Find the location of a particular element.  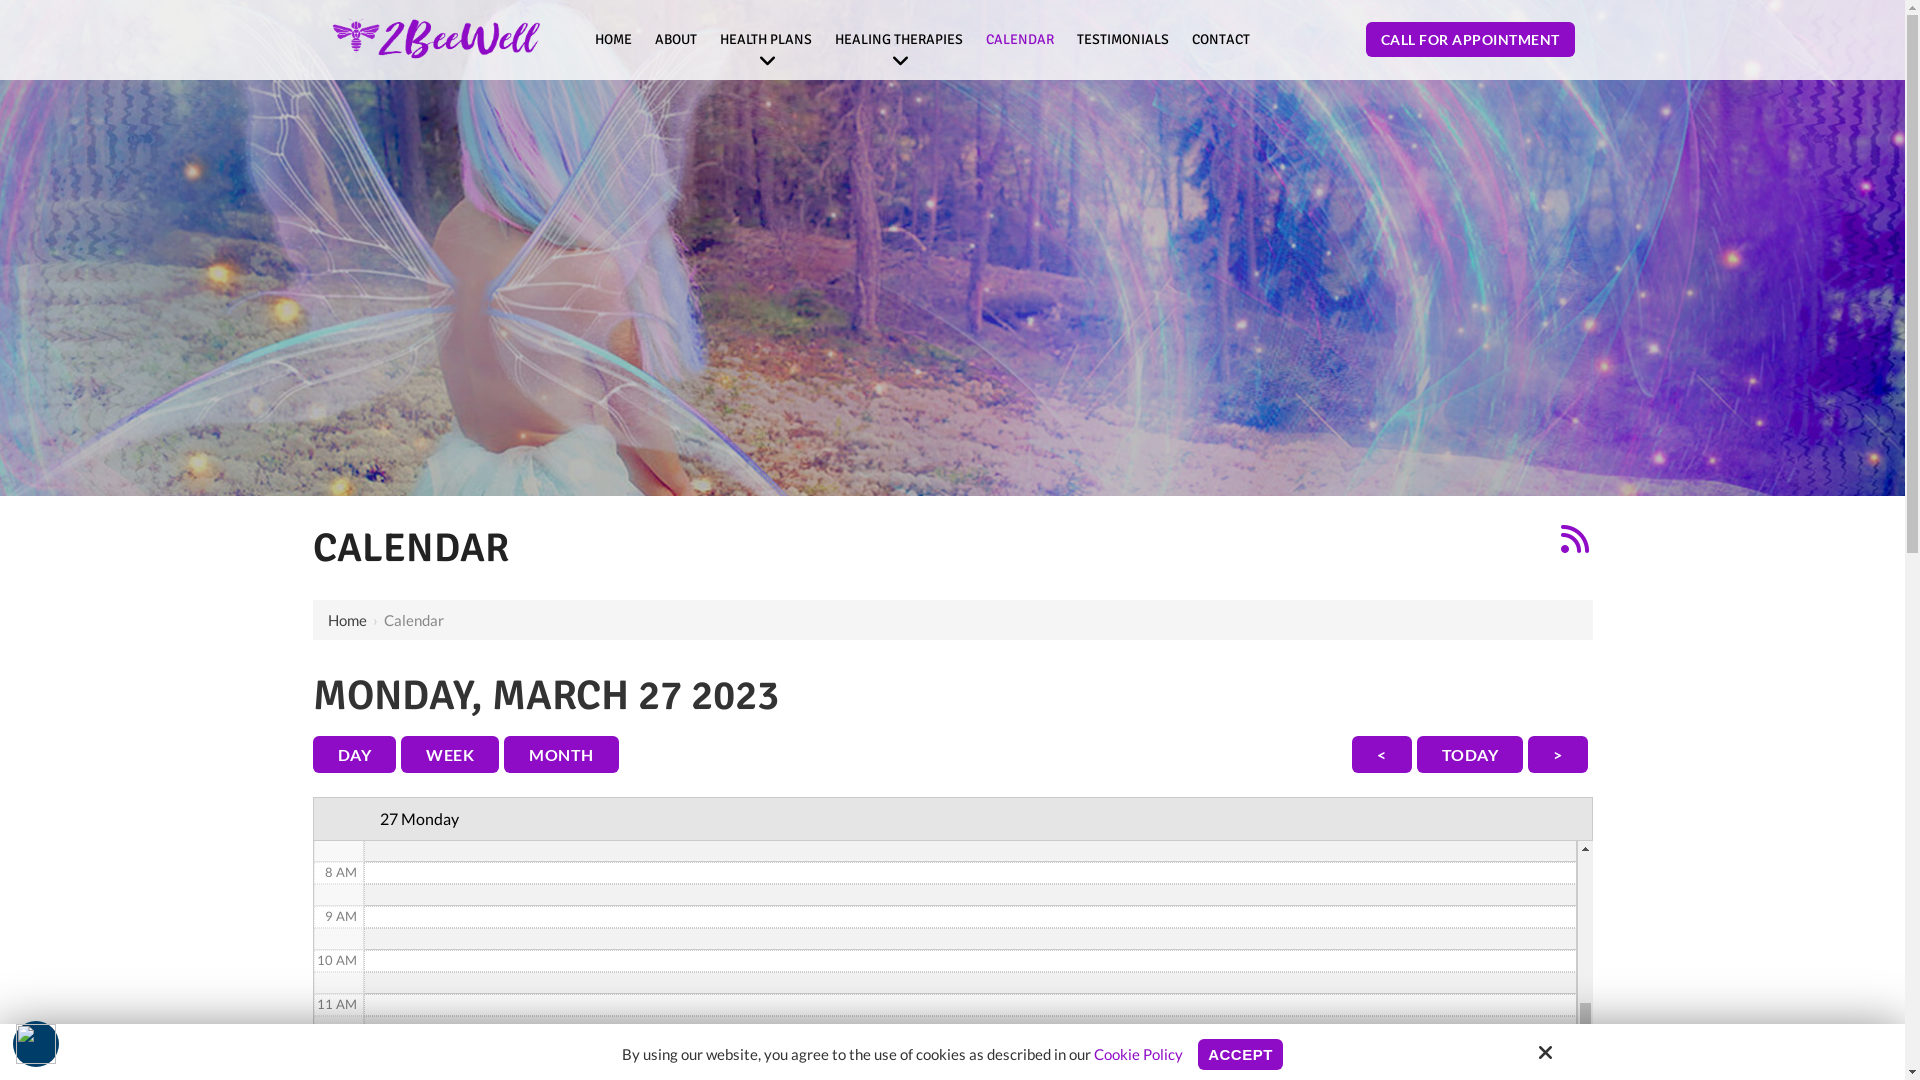

'Cookie Policy' is located at coordinates (1138, 1052).